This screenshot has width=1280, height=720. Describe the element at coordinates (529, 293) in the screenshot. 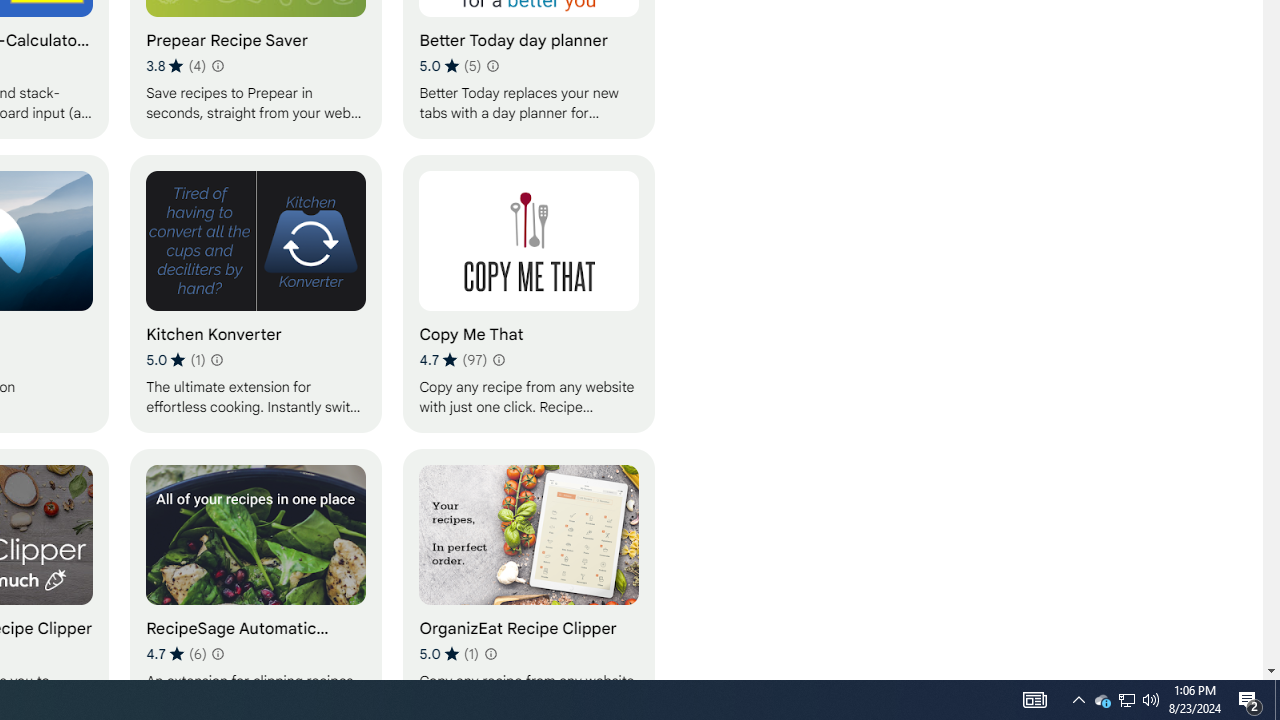

I see `'Copy Me That'` at that location.